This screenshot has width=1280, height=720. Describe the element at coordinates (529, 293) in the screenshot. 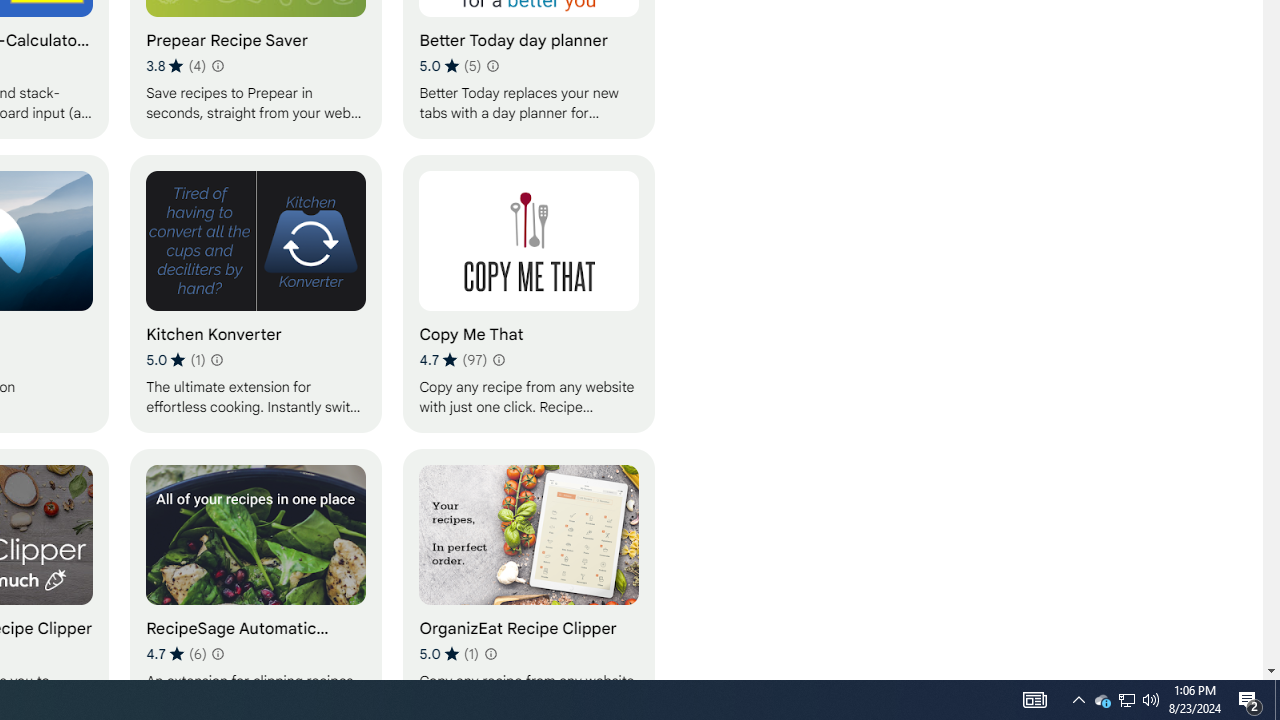

I see `'Copy Me That'` at that location.